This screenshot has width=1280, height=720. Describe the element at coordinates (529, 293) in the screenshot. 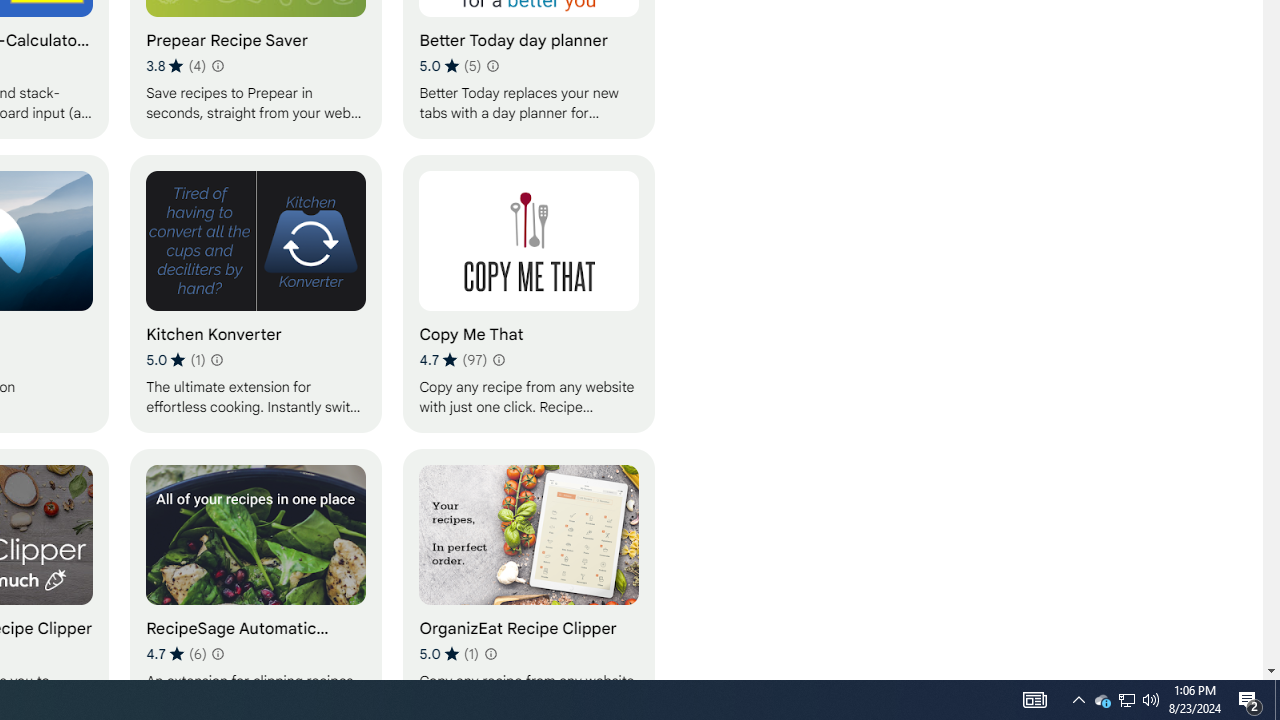

I see `'Copy Me That'` at that location.